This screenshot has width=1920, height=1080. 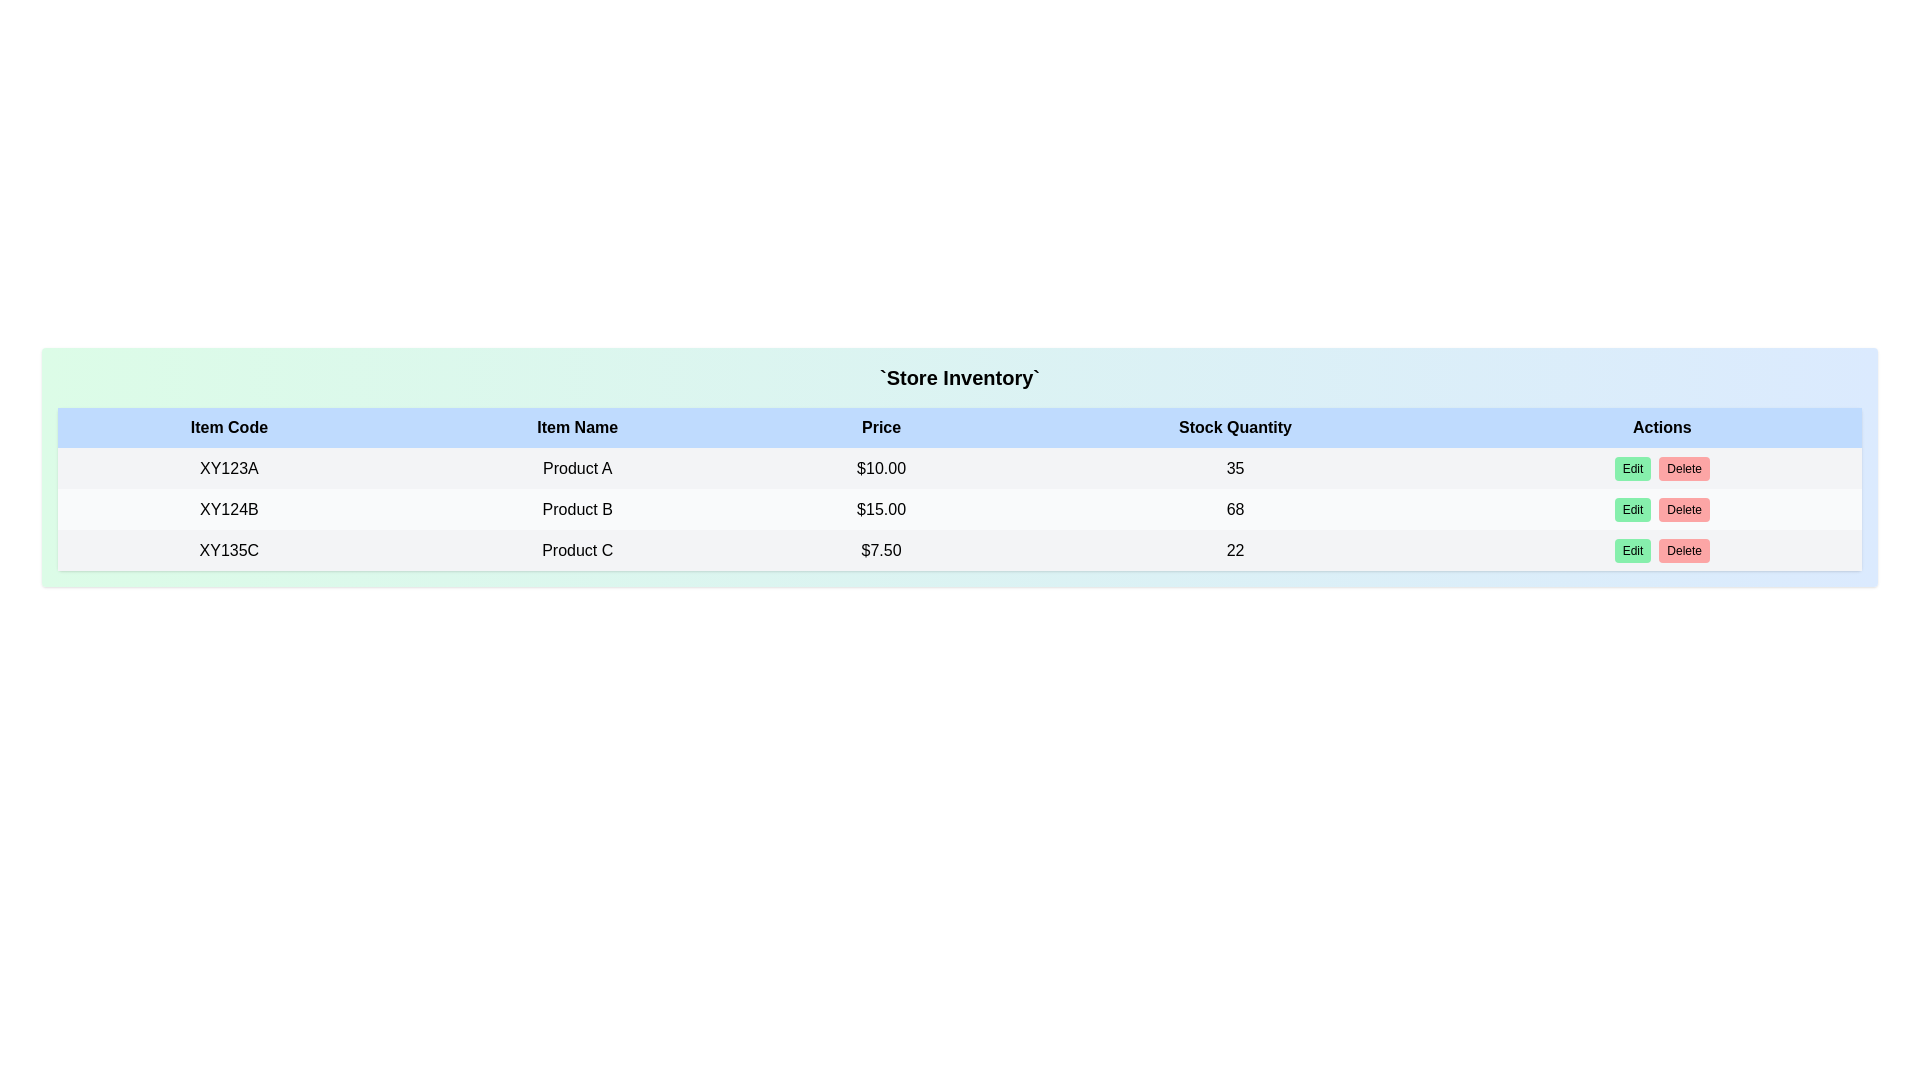 I want to click on the product name 'Product A' displayed in the second column of the inventory table, so click(x=576, y=468).